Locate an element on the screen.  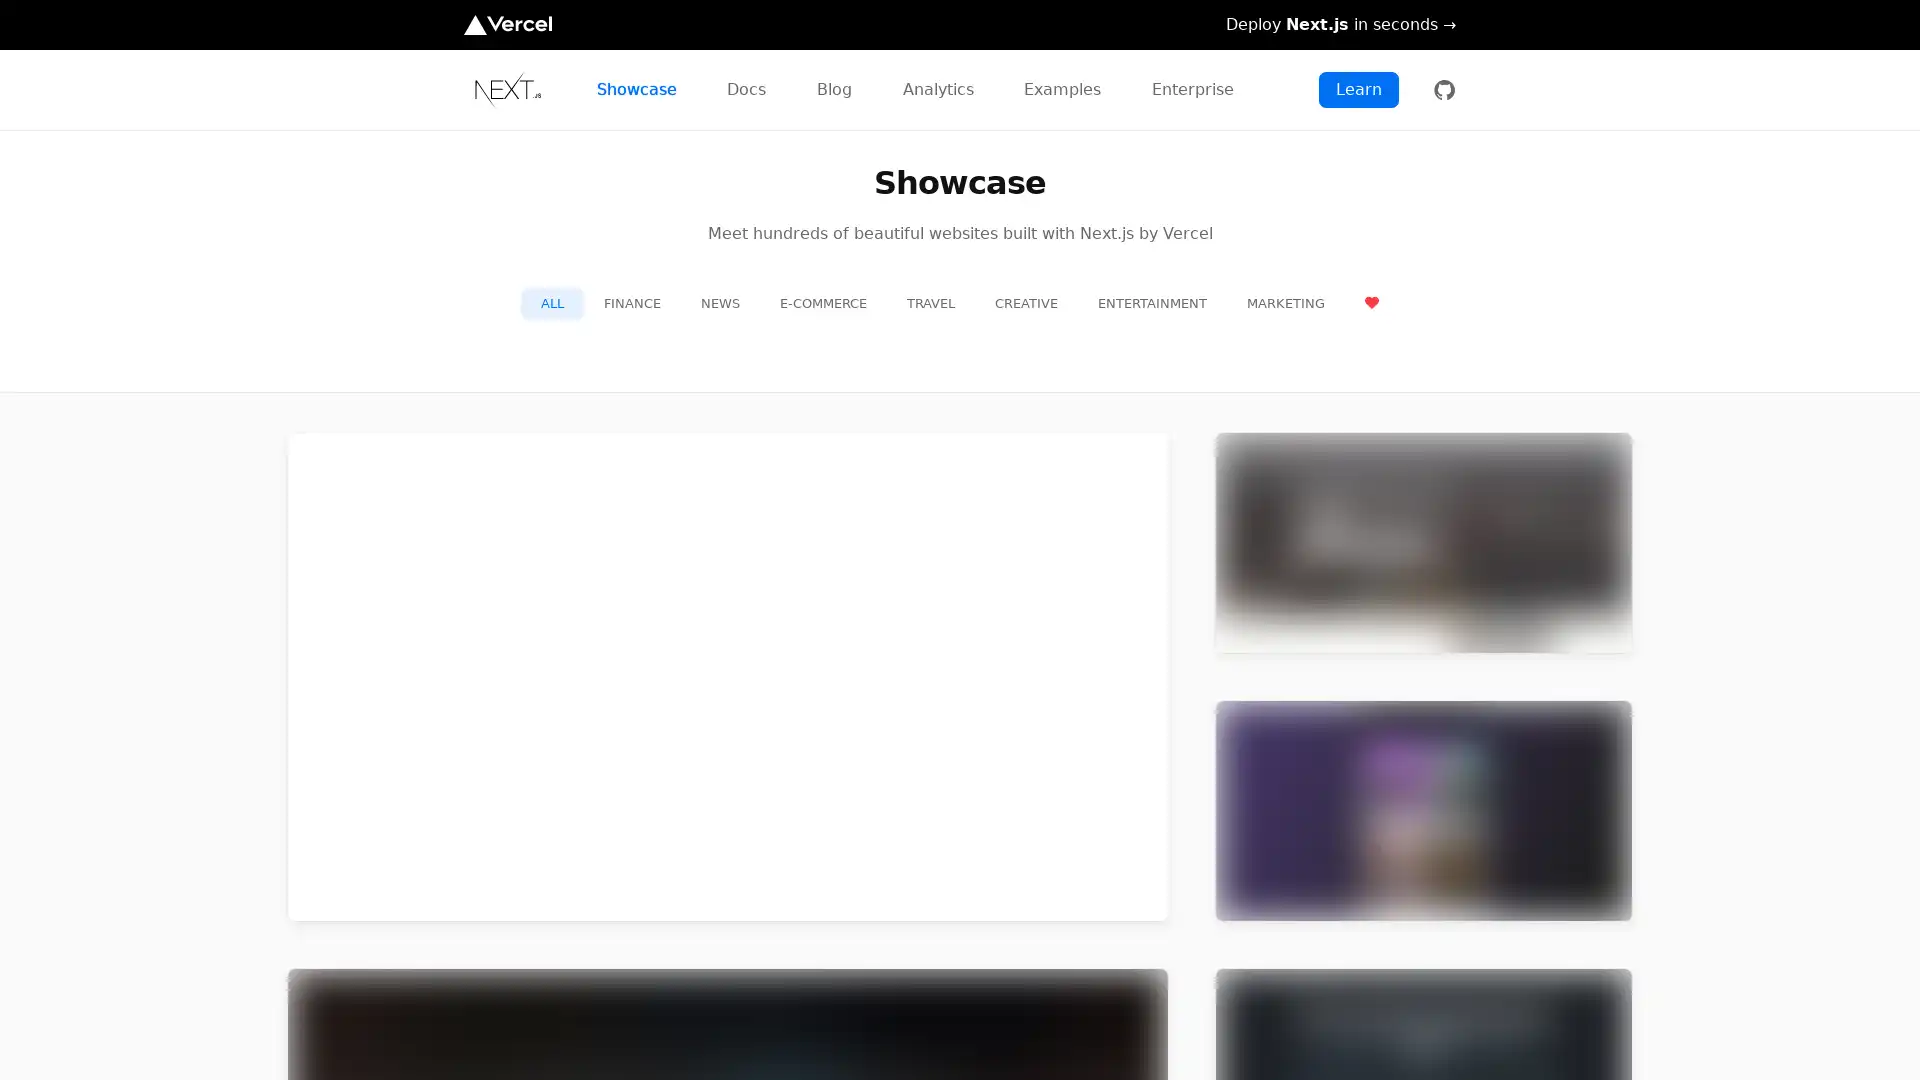
CREATIVE is located at coordinates (1026, 303).